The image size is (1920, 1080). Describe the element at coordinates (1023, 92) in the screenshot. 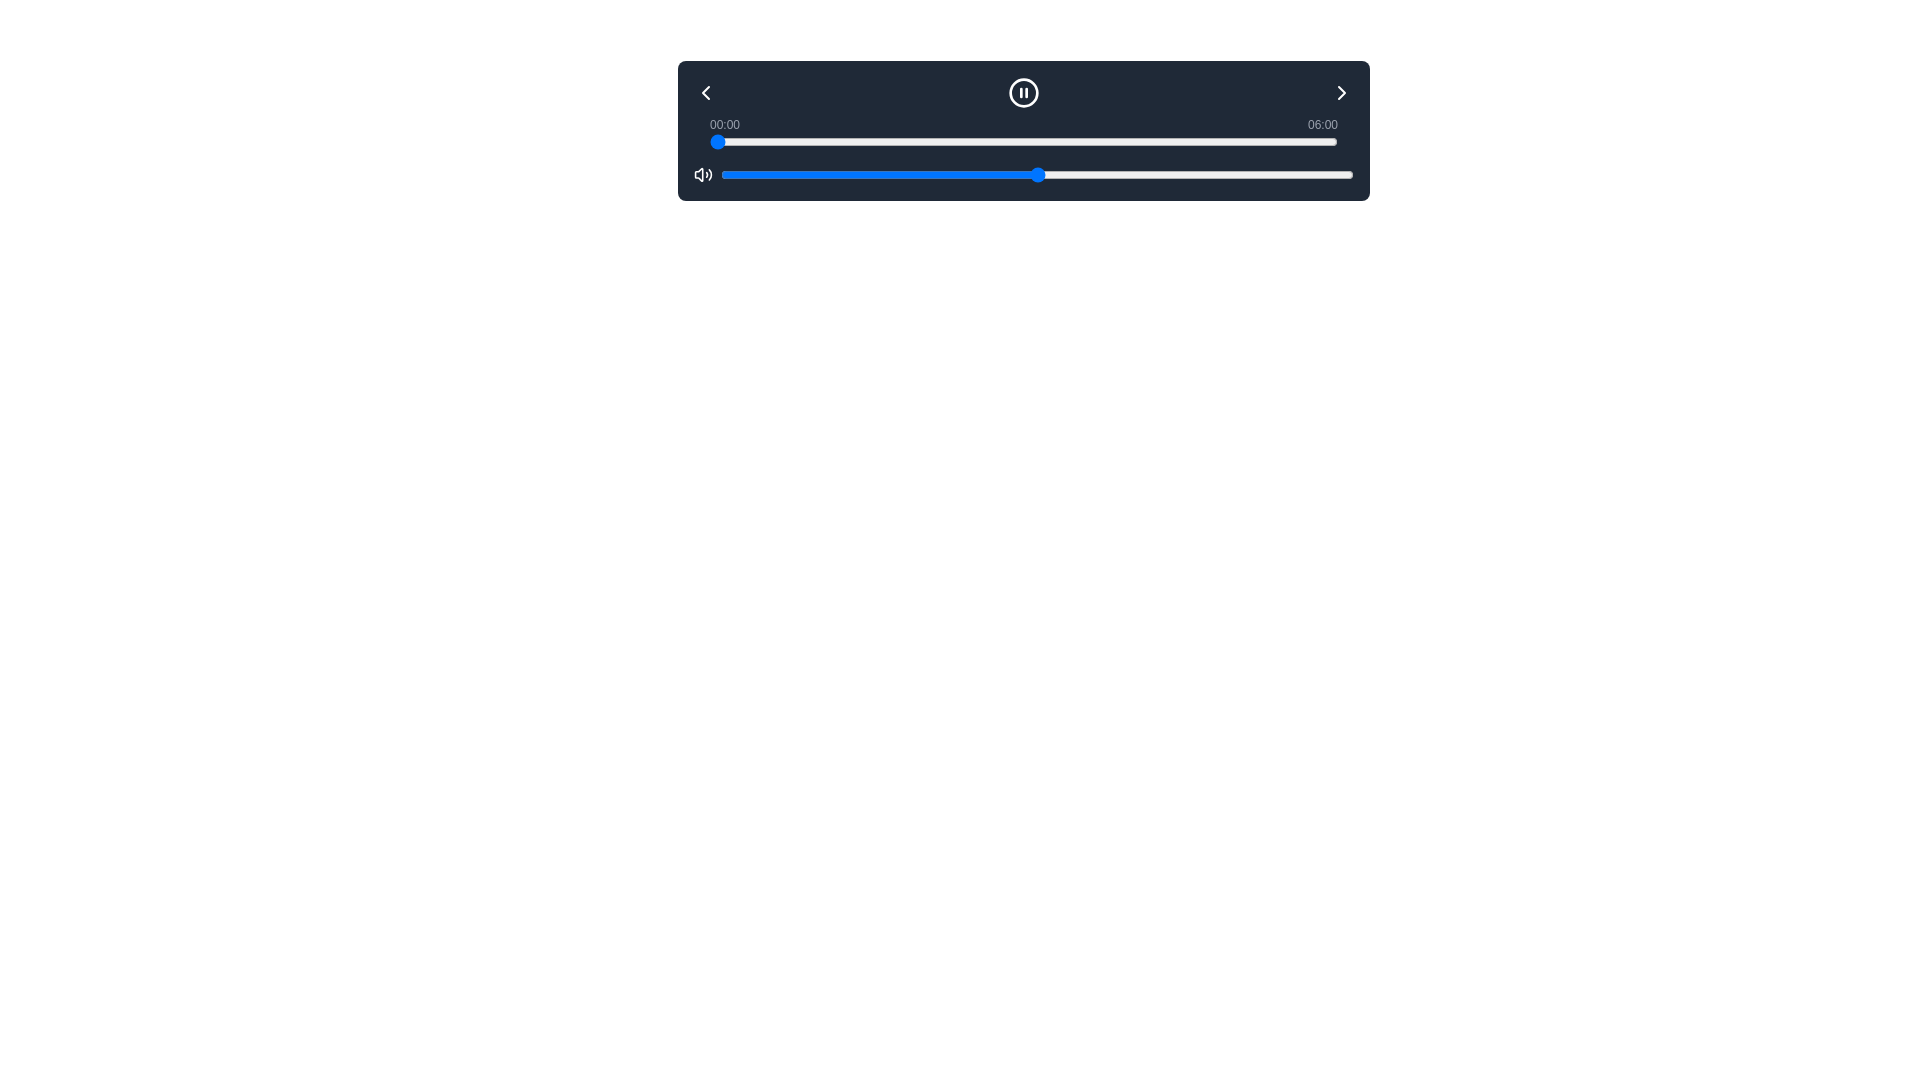

I see `the 'Pause' button located above the progress bar` at that location.